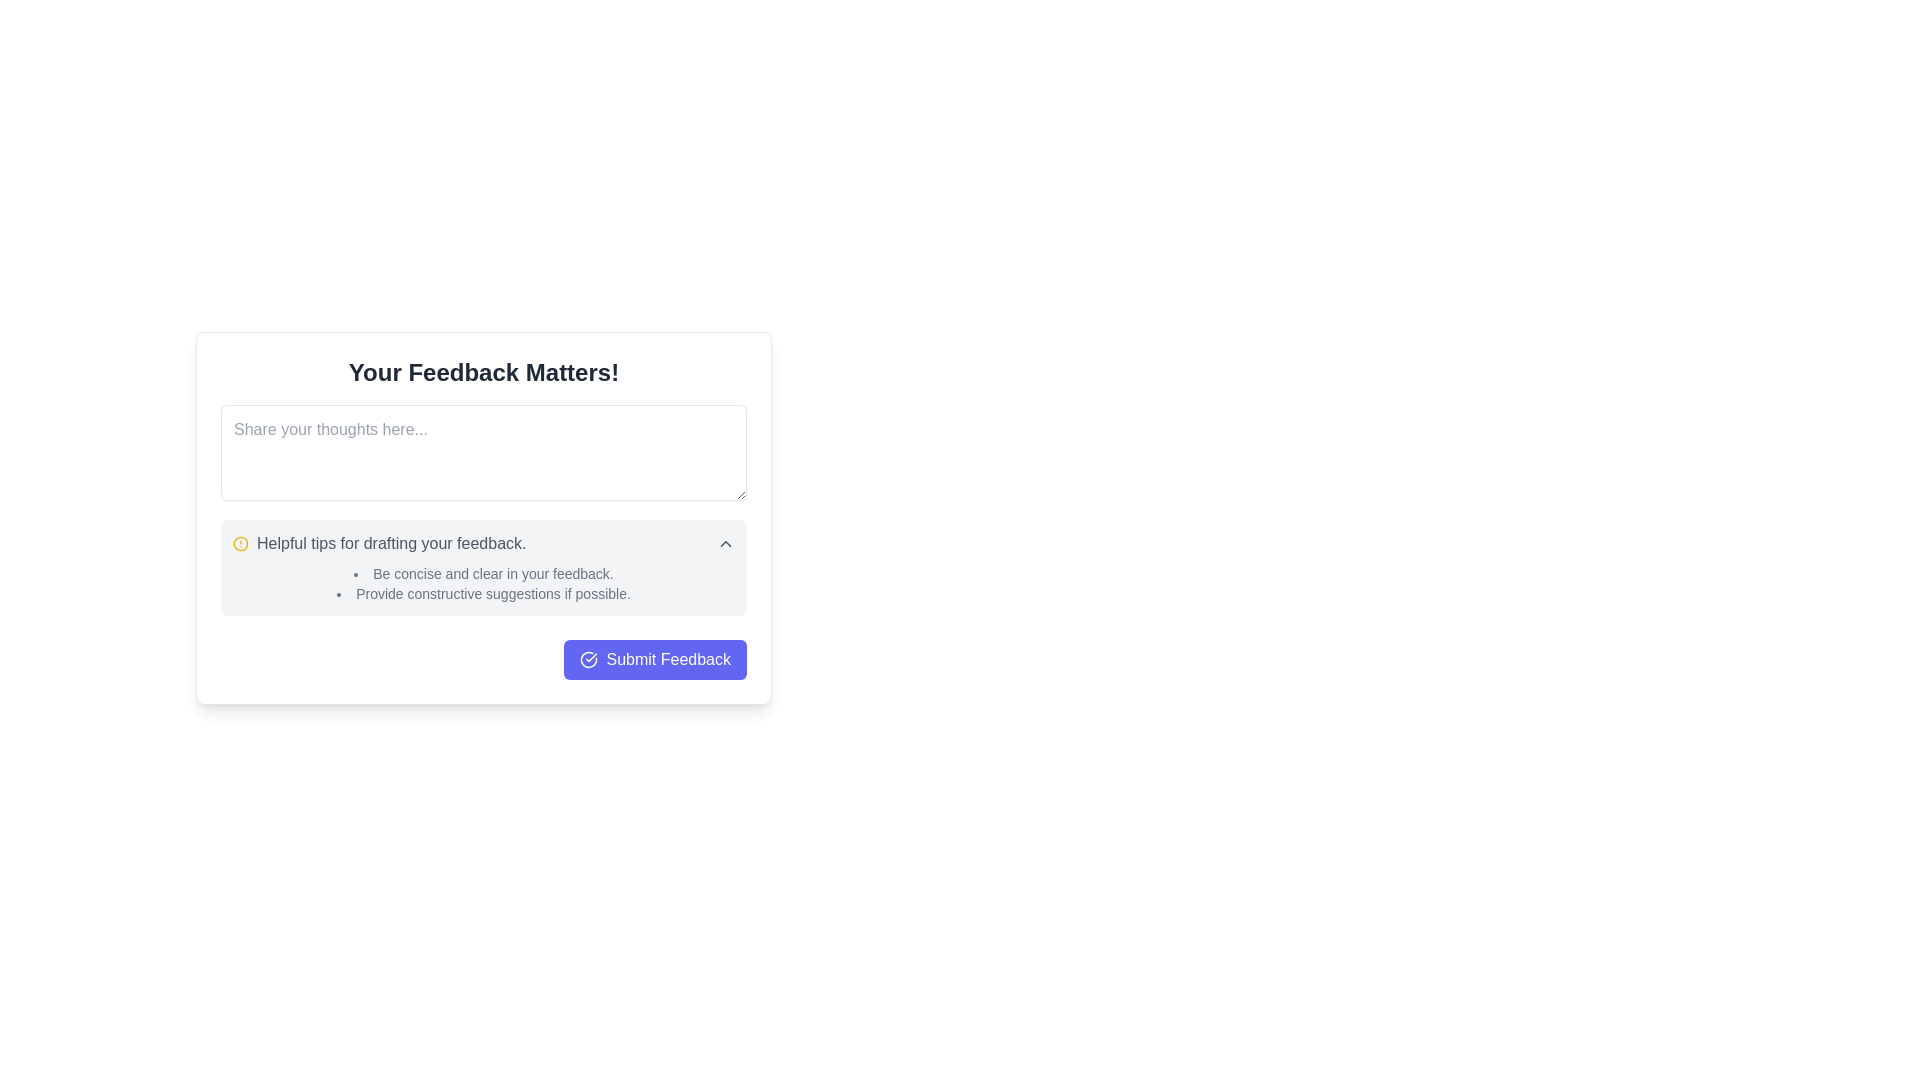 This screenshot has height=1080, width=1920. I want to click on the submit button located at the bottom-right corner of the feedback form, so click(655, 659).